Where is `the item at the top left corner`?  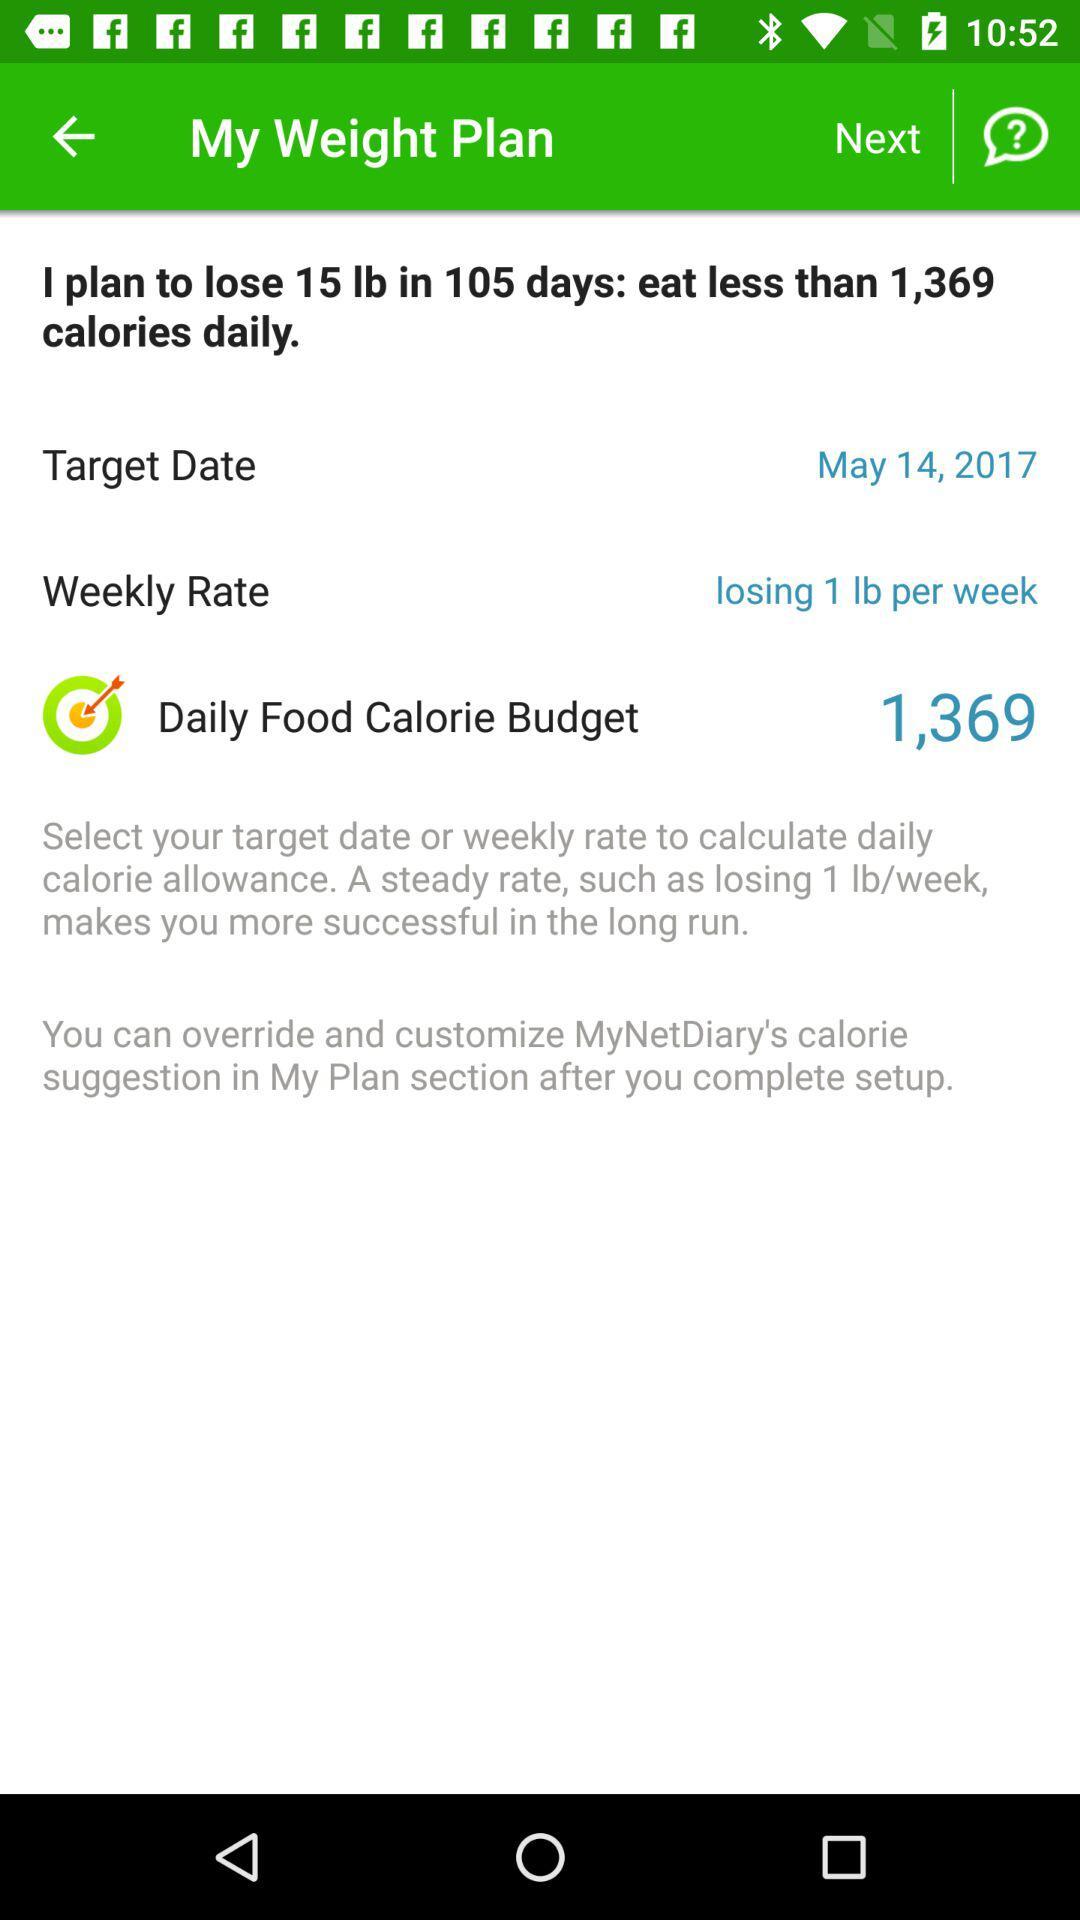 the item at the top left corner is located at coordinates (72, 135).